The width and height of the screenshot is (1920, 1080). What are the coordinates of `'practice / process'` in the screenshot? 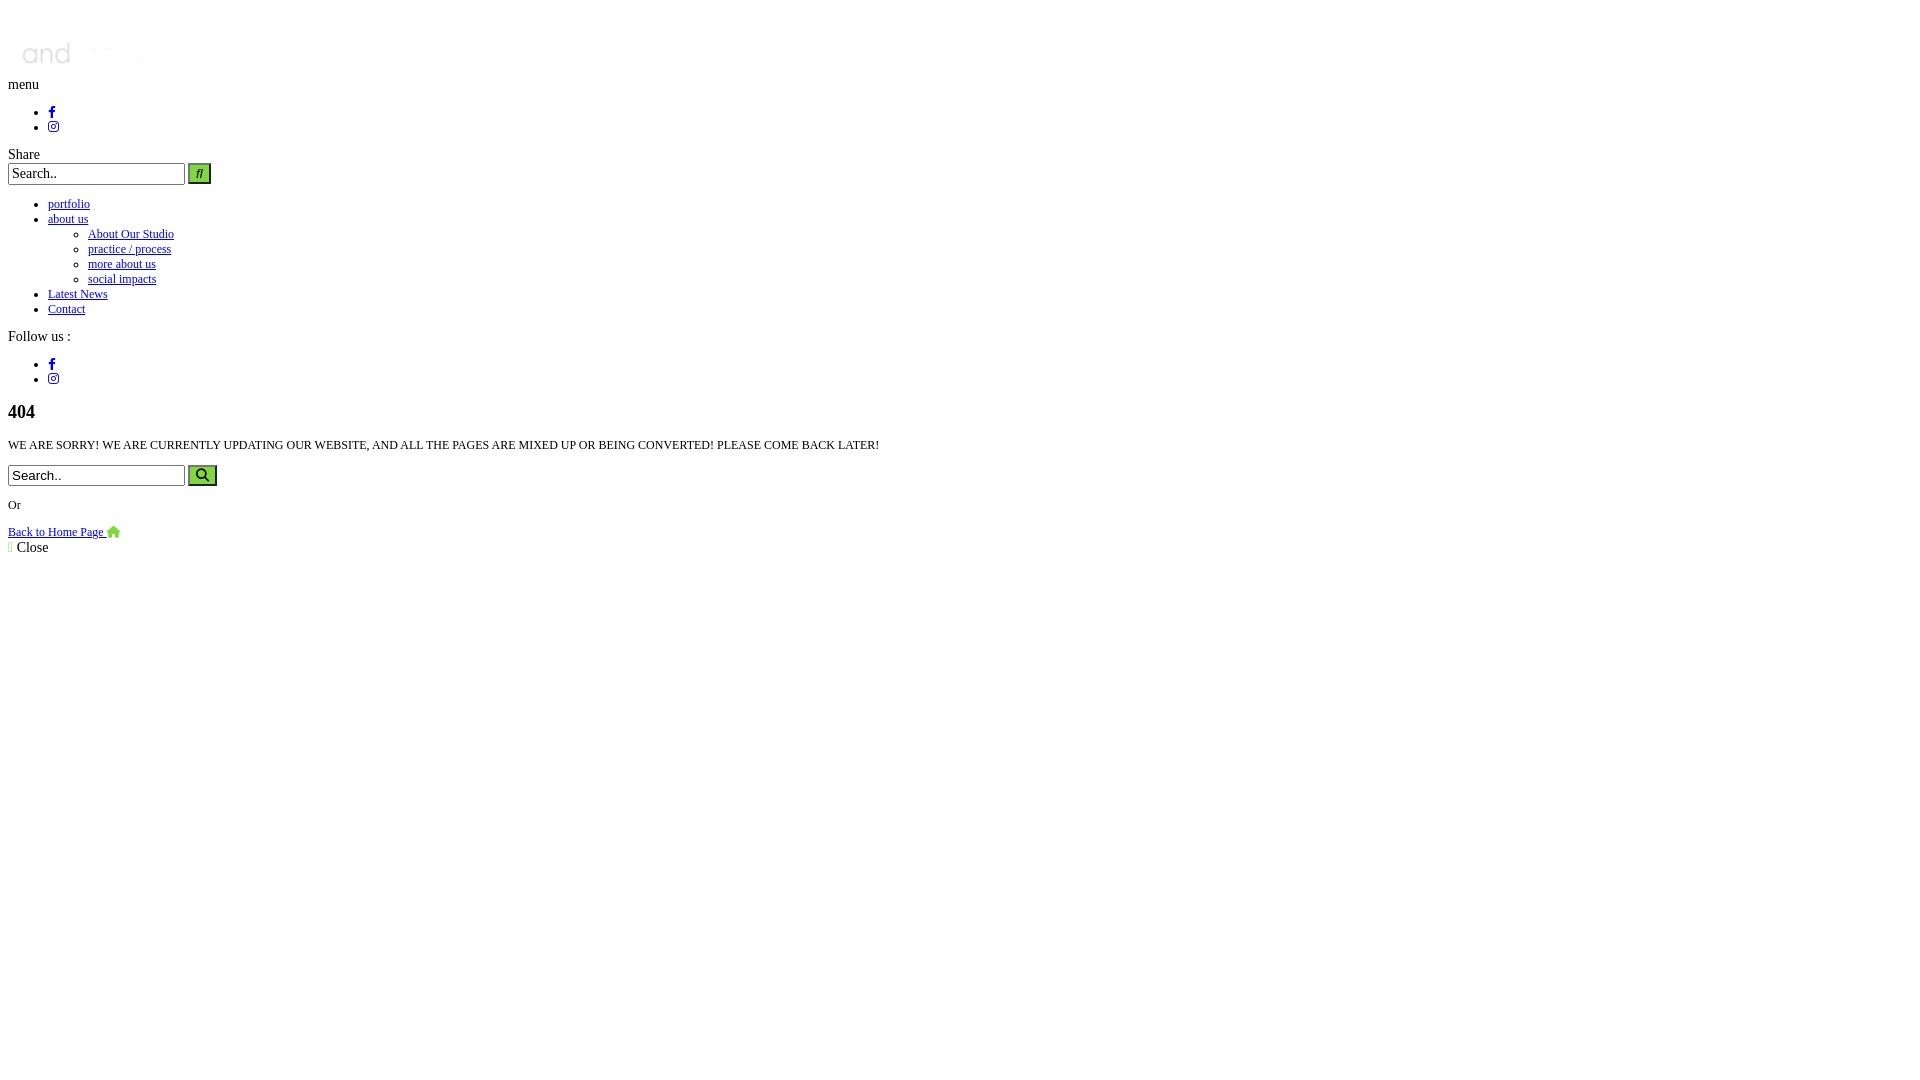 It's located at (128, 248).